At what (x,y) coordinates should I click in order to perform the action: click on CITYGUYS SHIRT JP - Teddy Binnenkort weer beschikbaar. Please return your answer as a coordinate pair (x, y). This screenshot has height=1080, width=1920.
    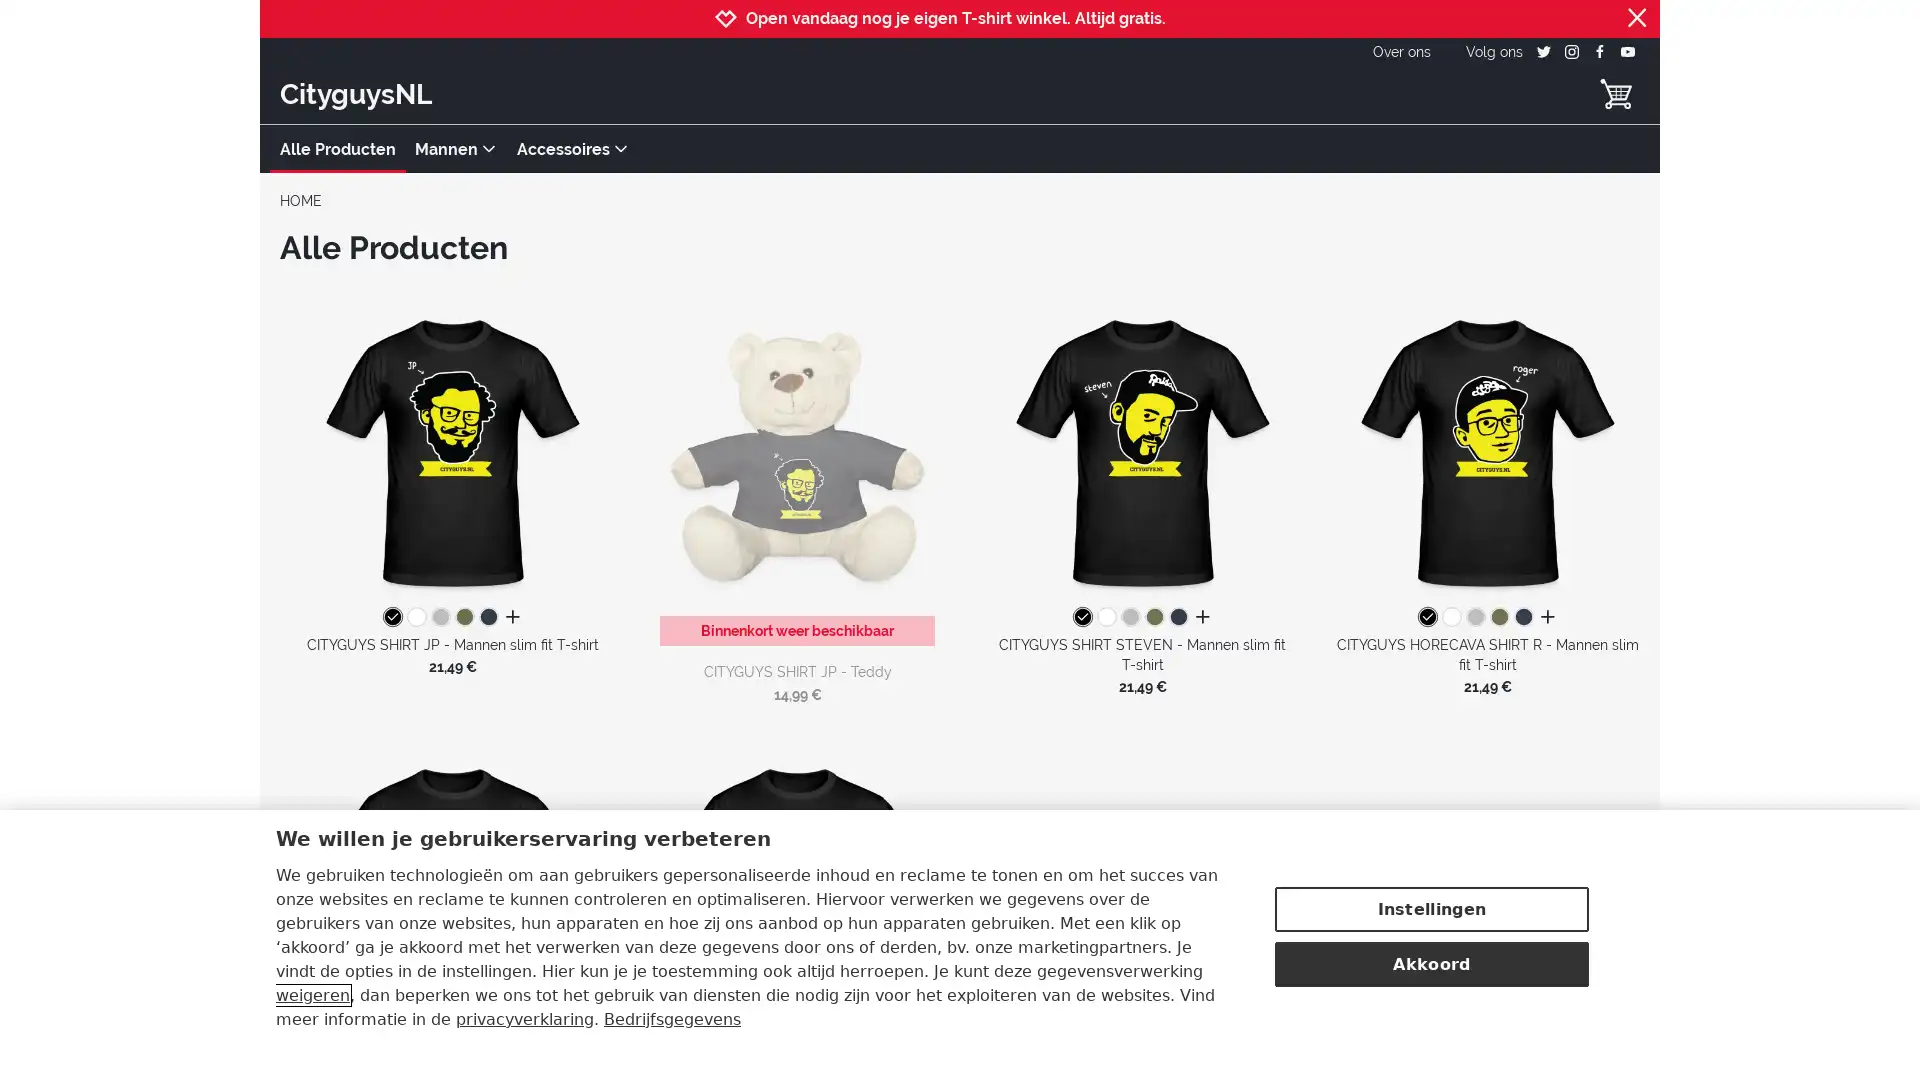
    Looking at the image, I should click on (796, 471).